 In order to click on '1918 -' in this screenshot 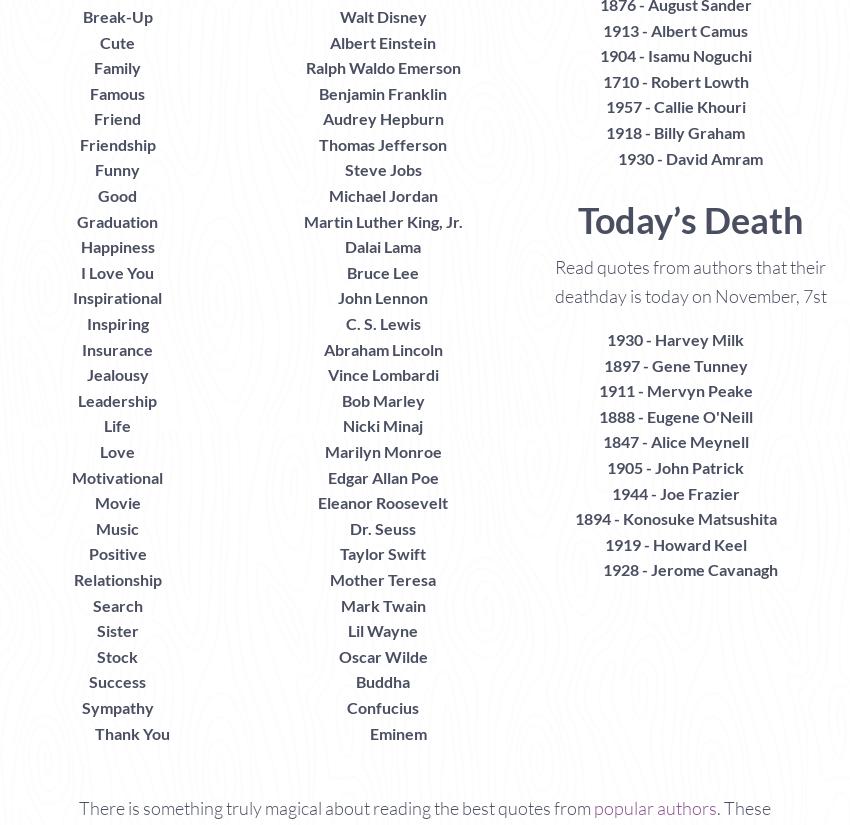, I will do `click(629, 130)`.